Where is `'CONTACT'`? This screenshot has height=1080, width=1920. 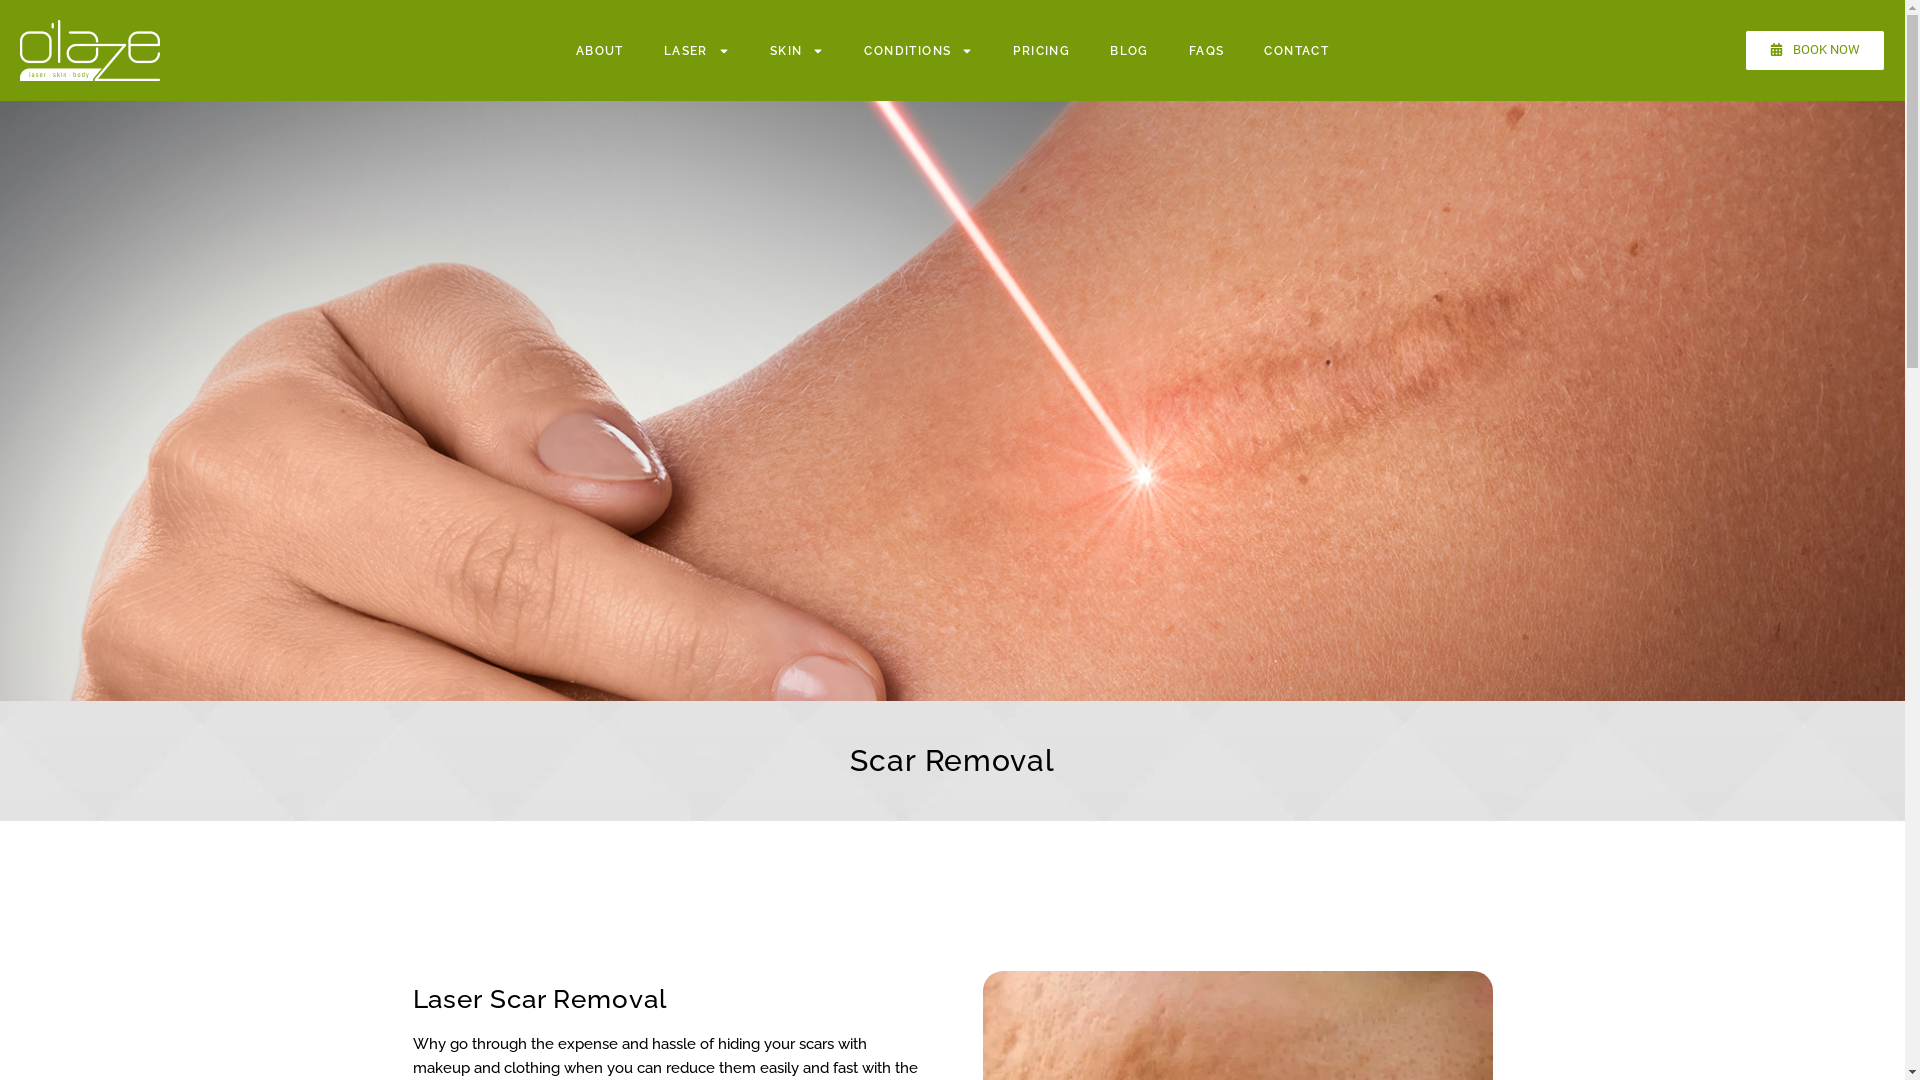
'CONTACT' is located at coordinates (1296, 49).